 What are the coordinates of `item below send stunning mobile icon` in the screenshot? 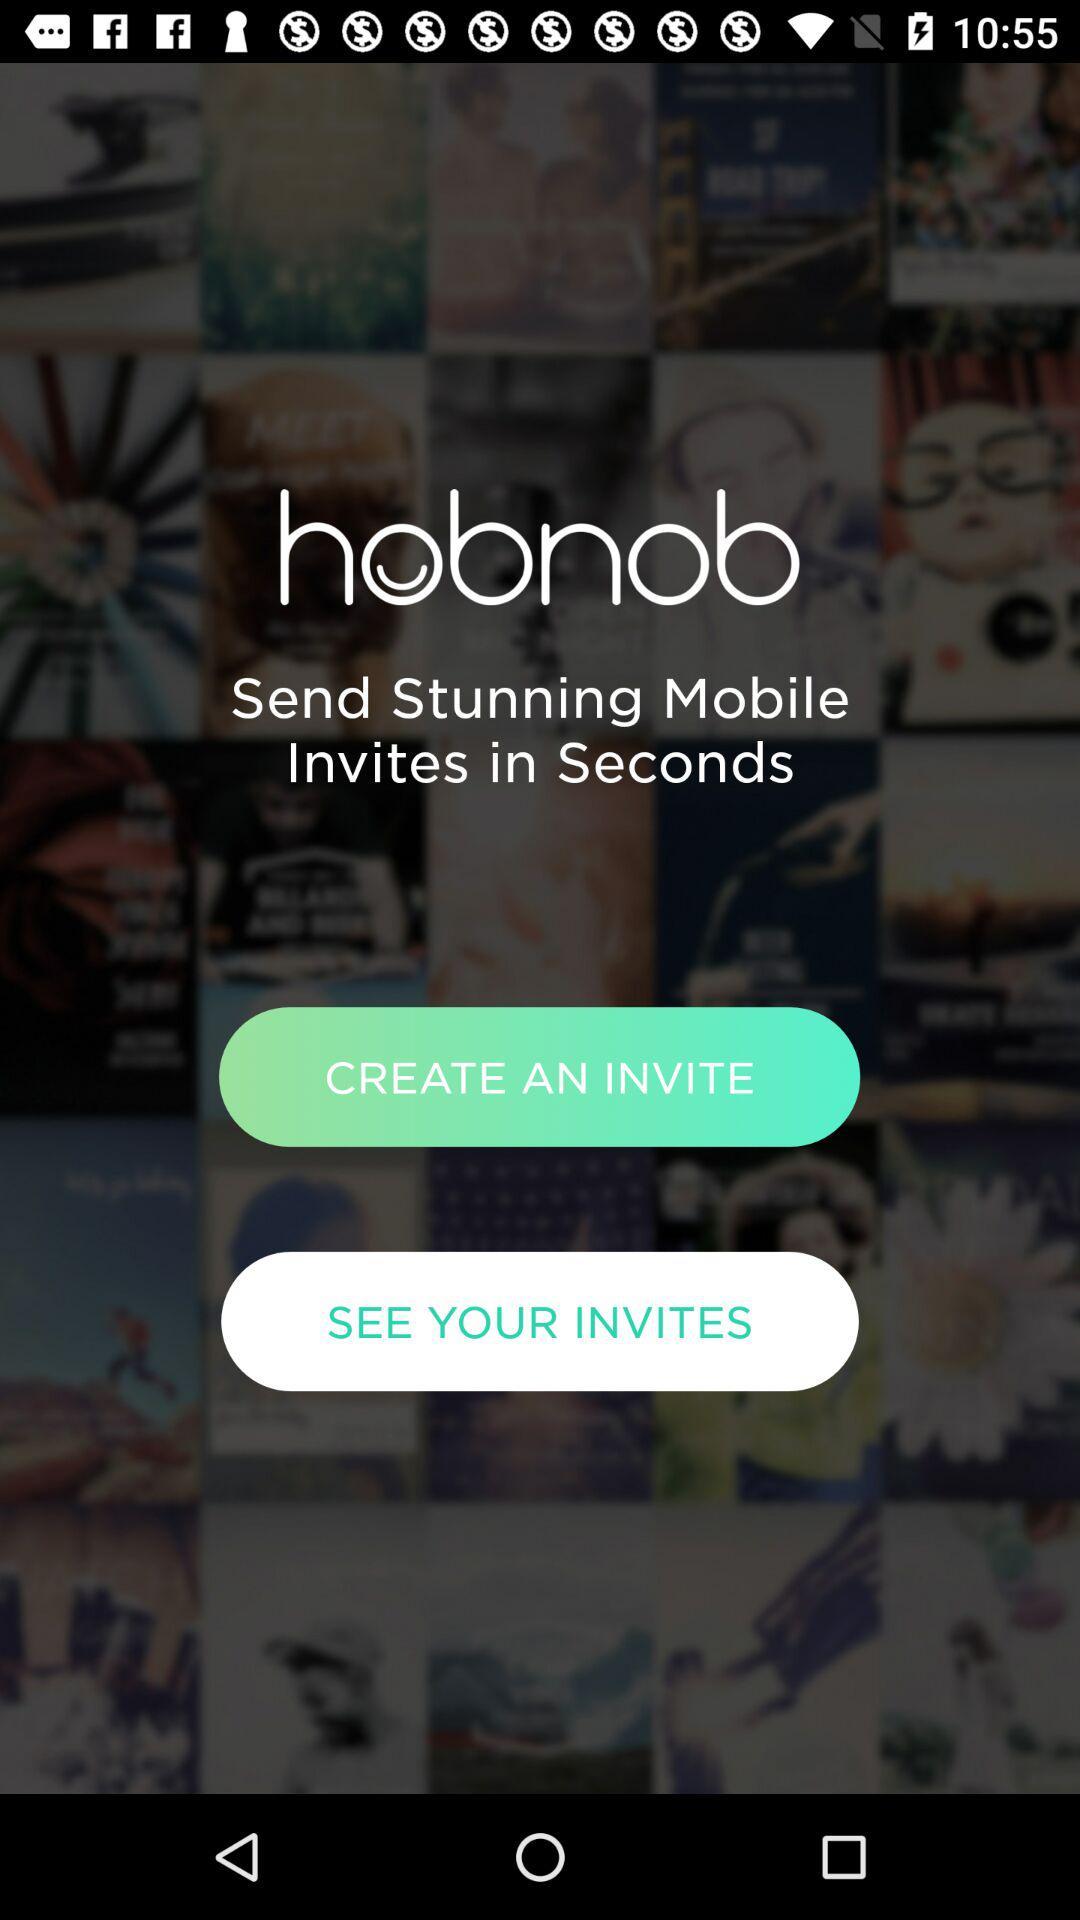 It's located at (538, 1075).